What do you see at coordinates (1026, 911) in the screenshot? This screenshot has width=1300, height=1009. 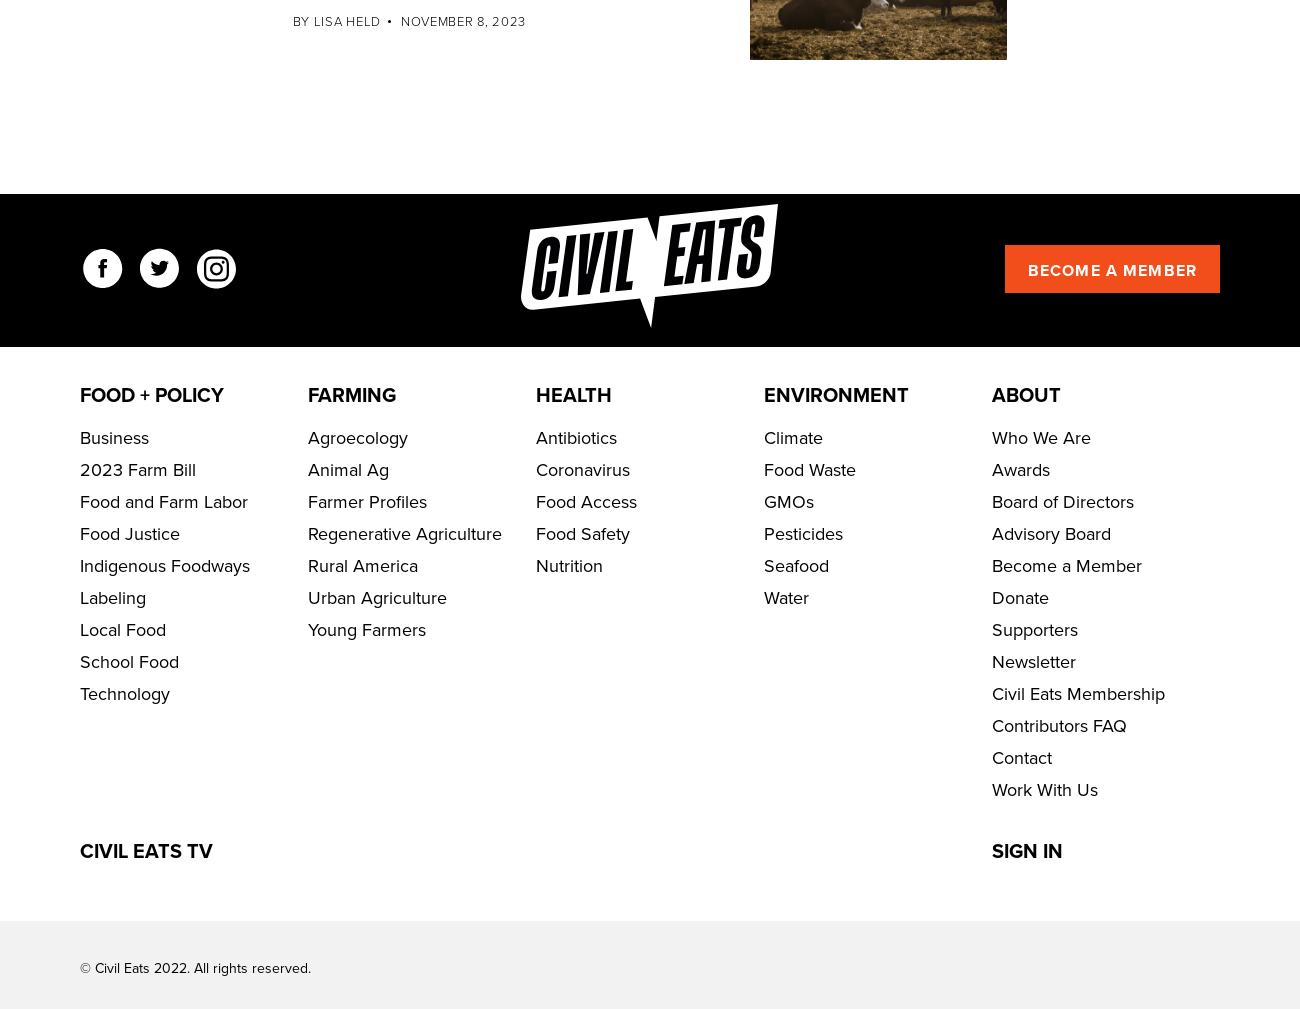 I see `'Sign in'` at bounding box center [1026, 911].